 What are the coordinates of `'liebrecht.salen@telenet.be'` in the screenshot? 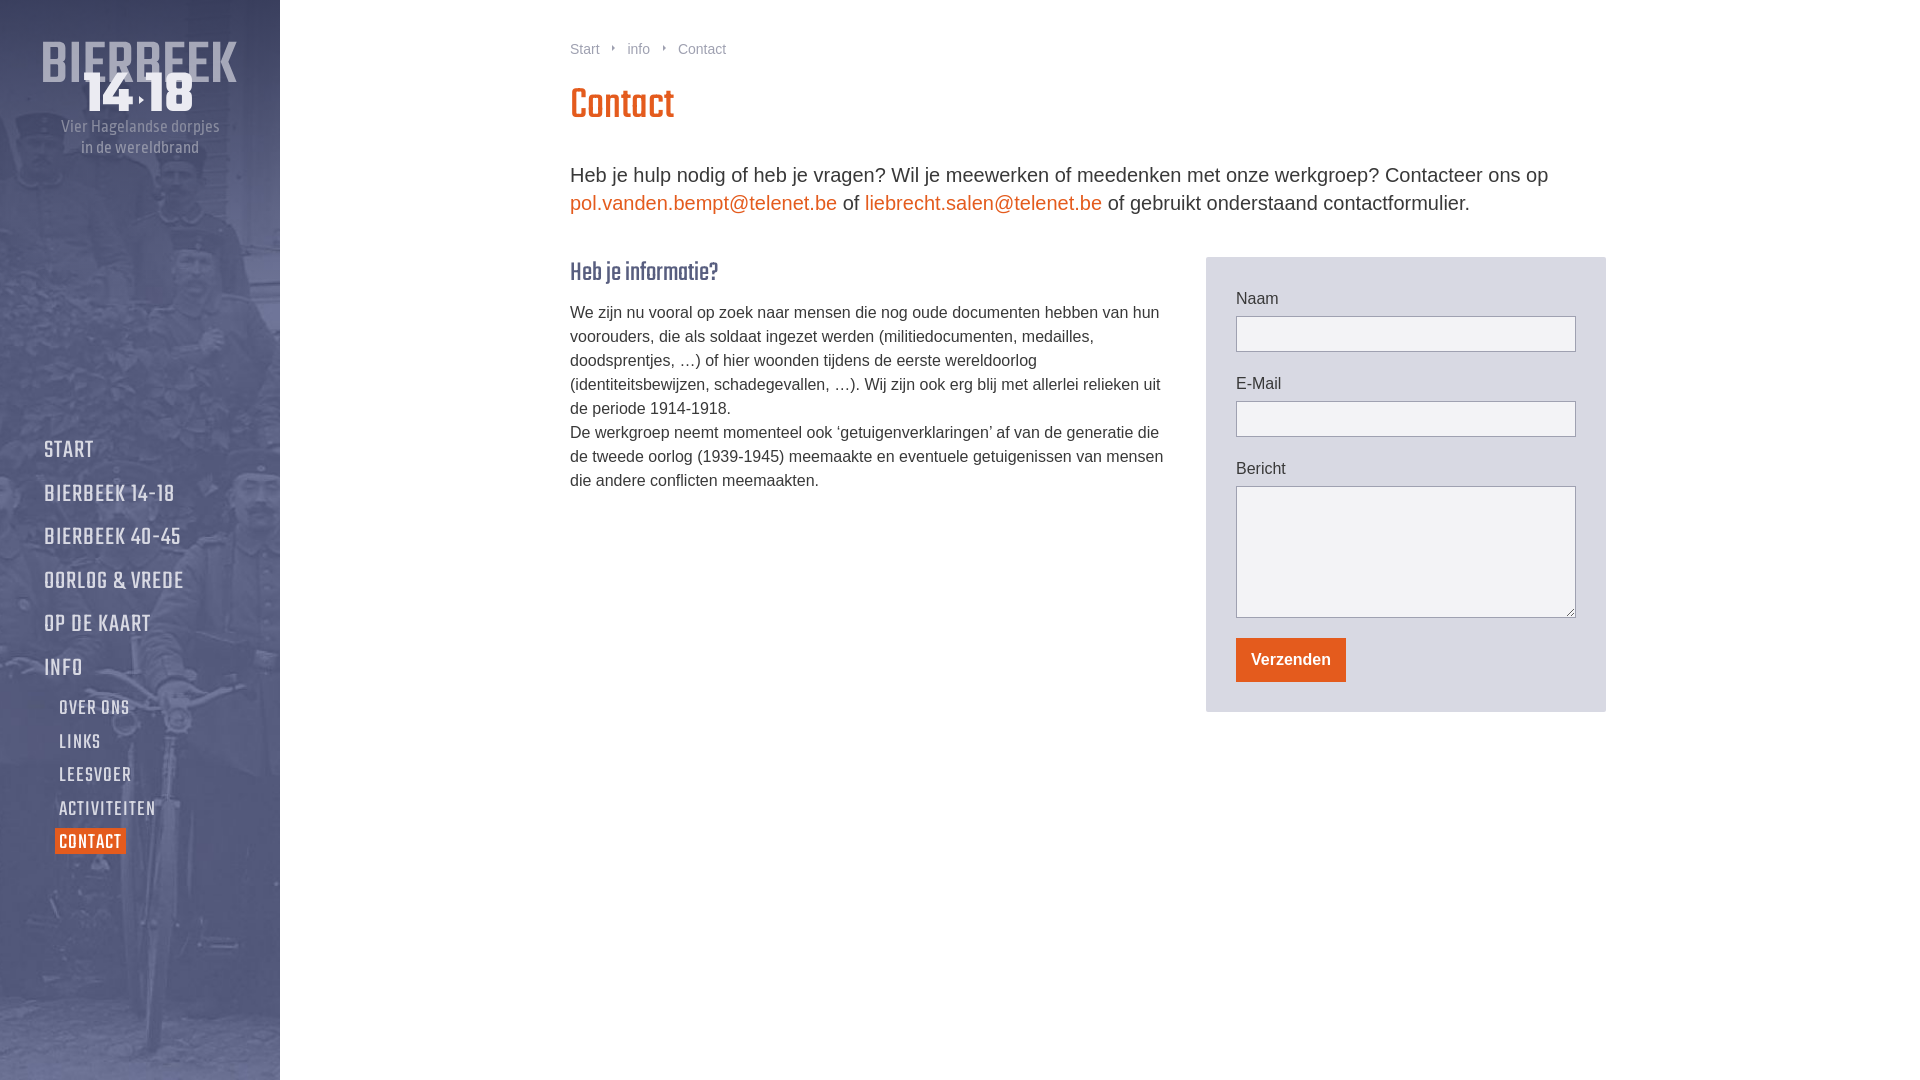 It's located at (983, 203).